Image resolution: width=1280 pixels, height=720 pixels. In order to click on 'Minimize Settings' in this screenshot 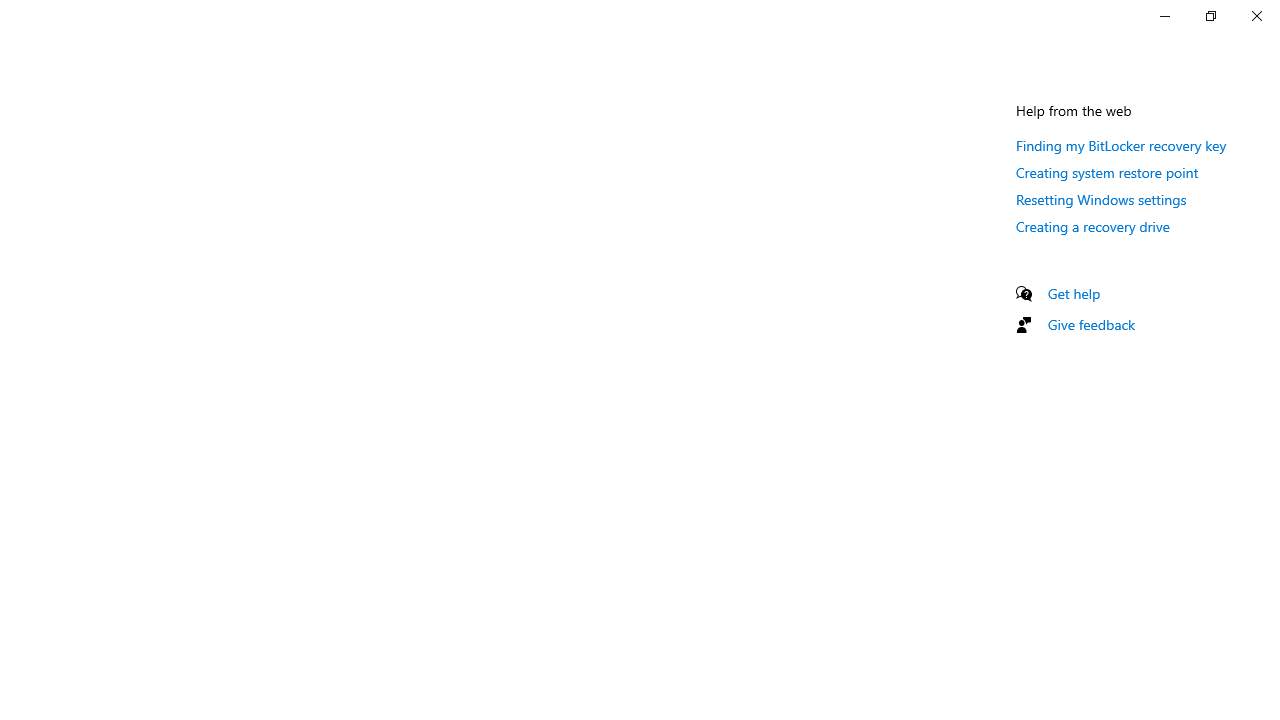, I will do `click(1164, 15)`.